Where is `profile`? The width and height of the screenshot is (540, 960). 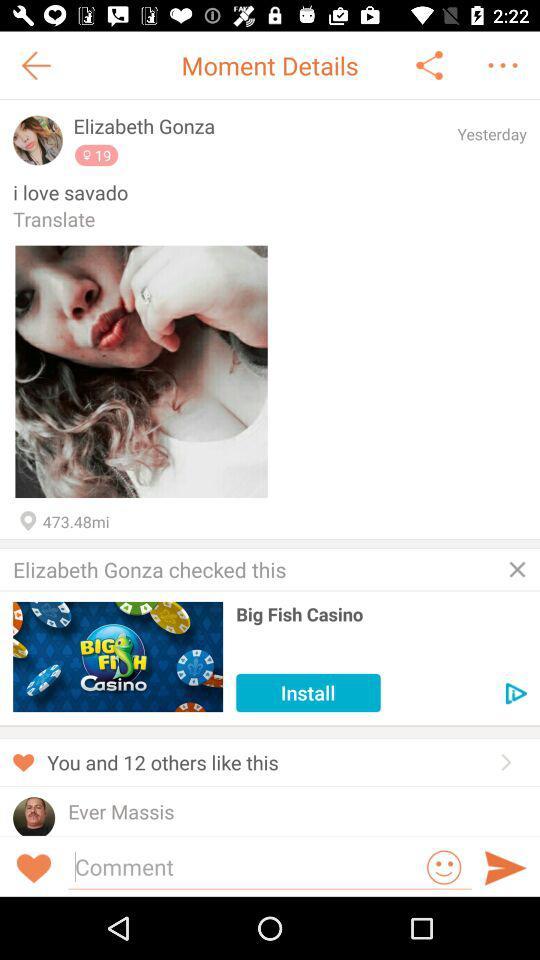 profile is located at coordinates (33, 816).